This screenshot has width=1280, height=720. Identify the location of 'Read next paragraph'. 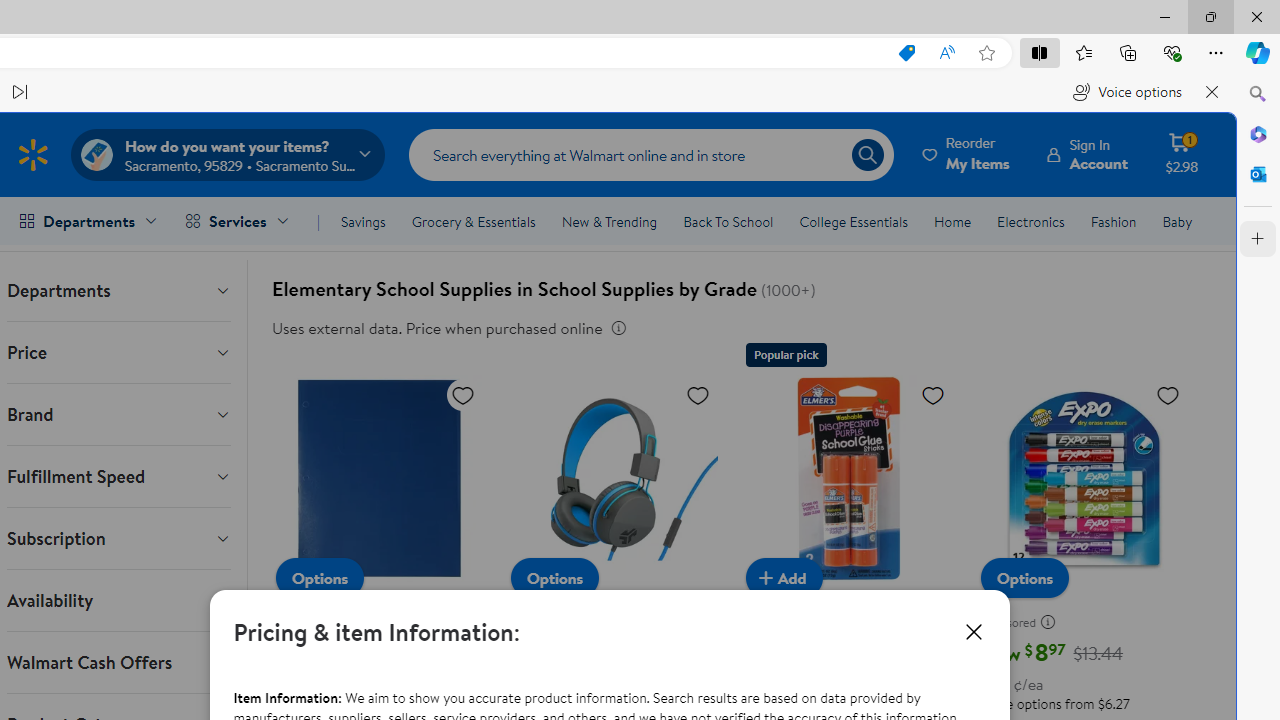
(19, 92).